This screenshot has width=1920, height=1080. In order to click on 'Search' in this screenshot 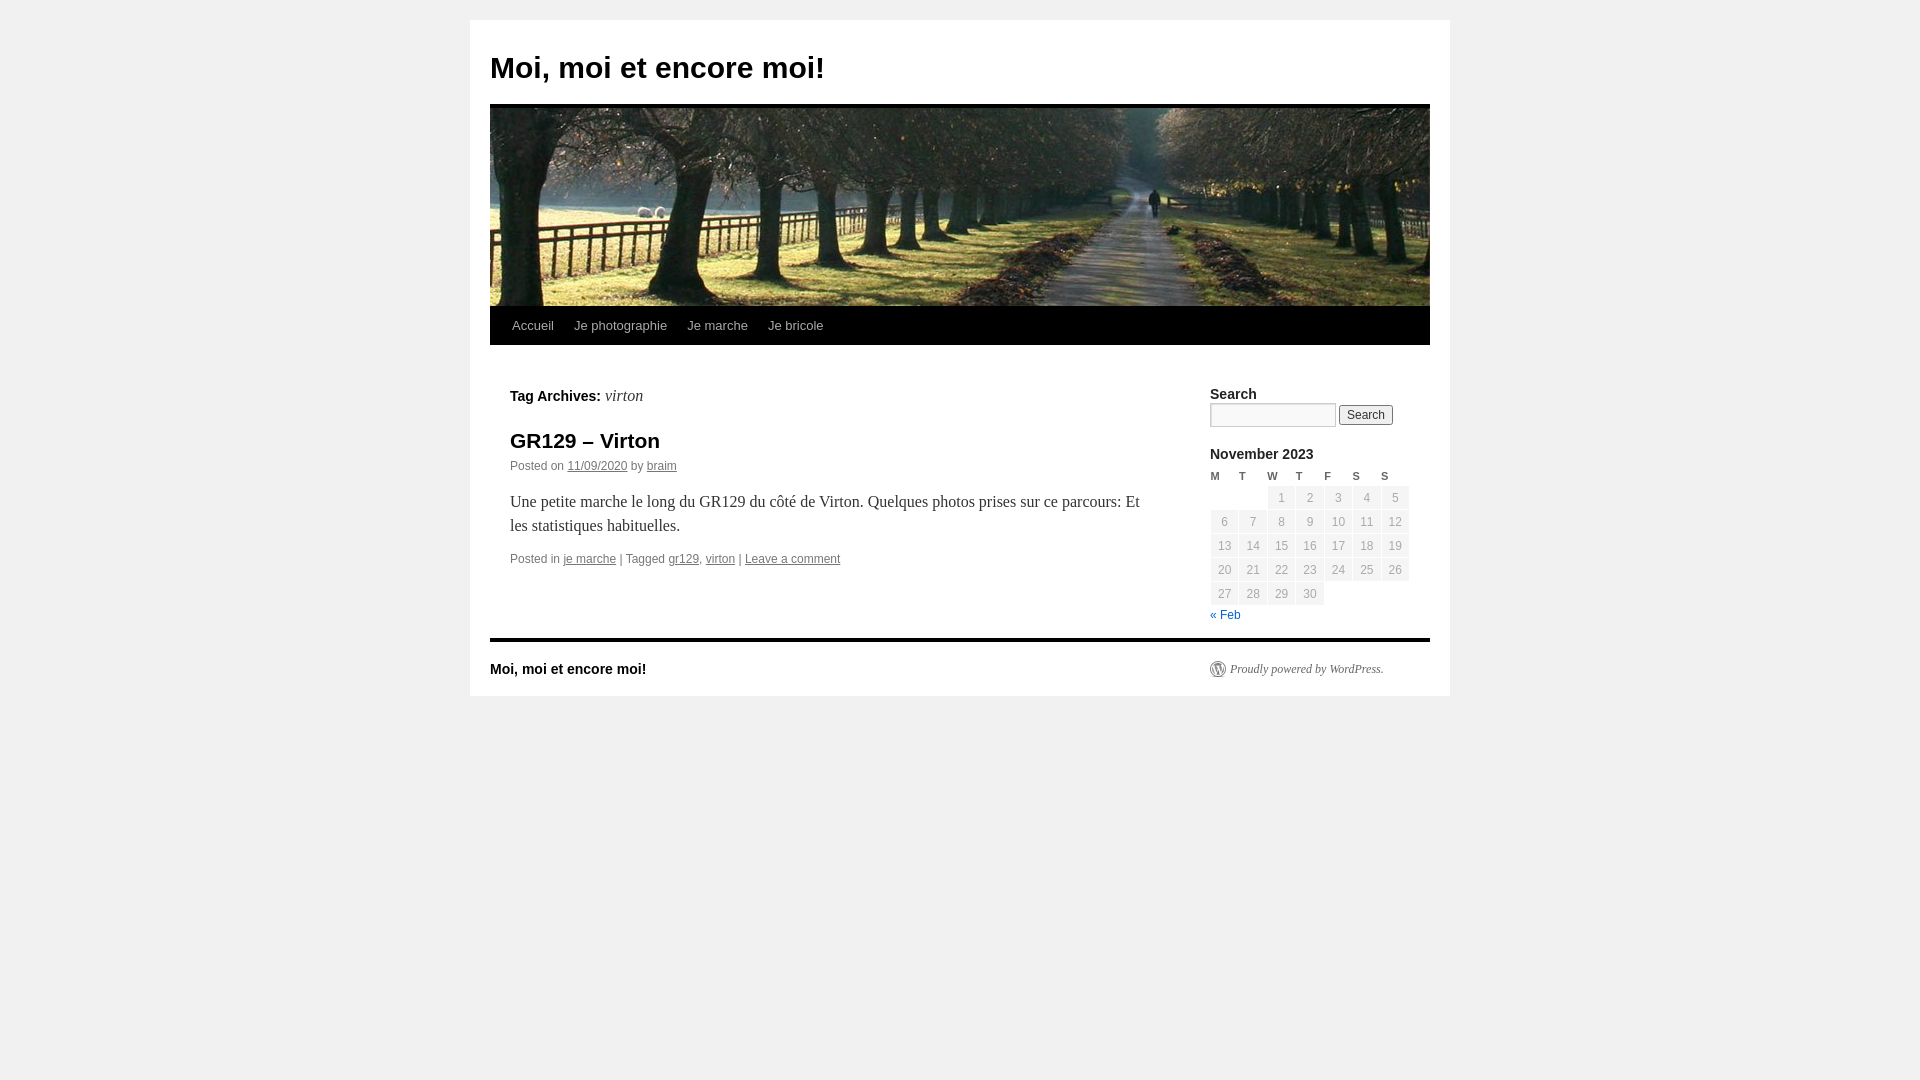, I will do `click(1365, 414)`.